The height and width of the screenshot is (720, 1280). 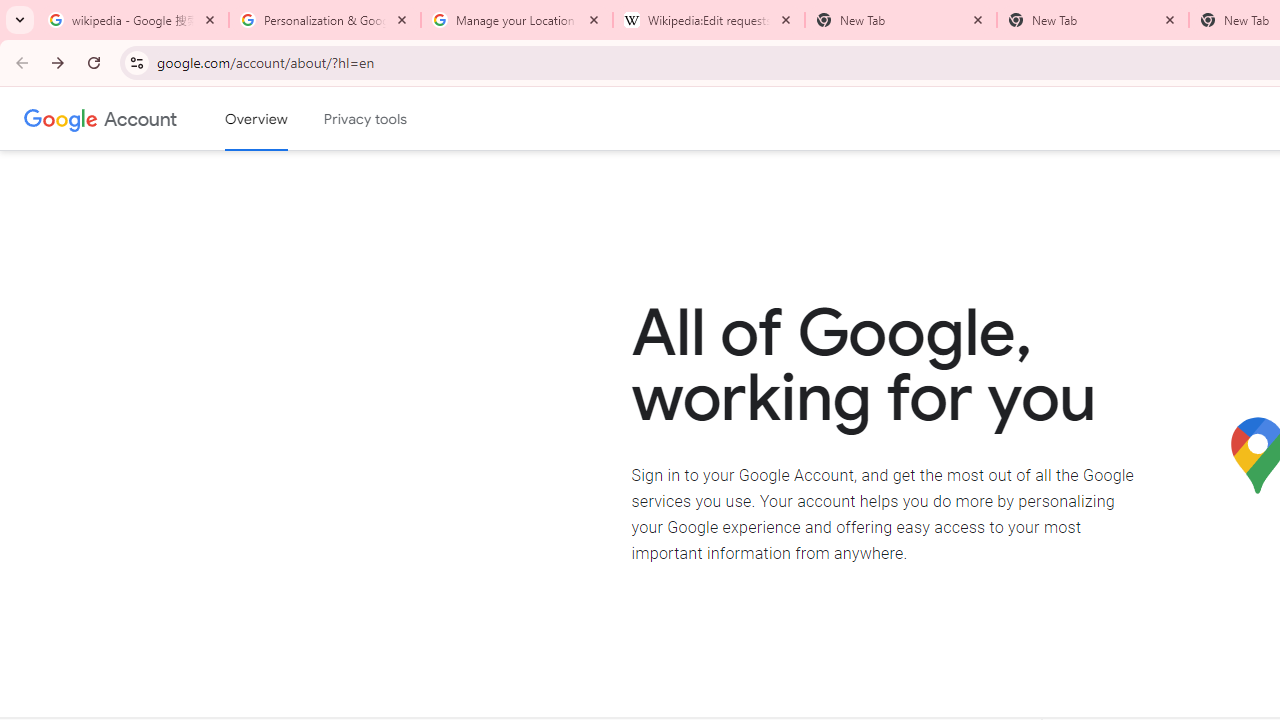 I want to click on 'Google Account', so click(x=139, y=118).